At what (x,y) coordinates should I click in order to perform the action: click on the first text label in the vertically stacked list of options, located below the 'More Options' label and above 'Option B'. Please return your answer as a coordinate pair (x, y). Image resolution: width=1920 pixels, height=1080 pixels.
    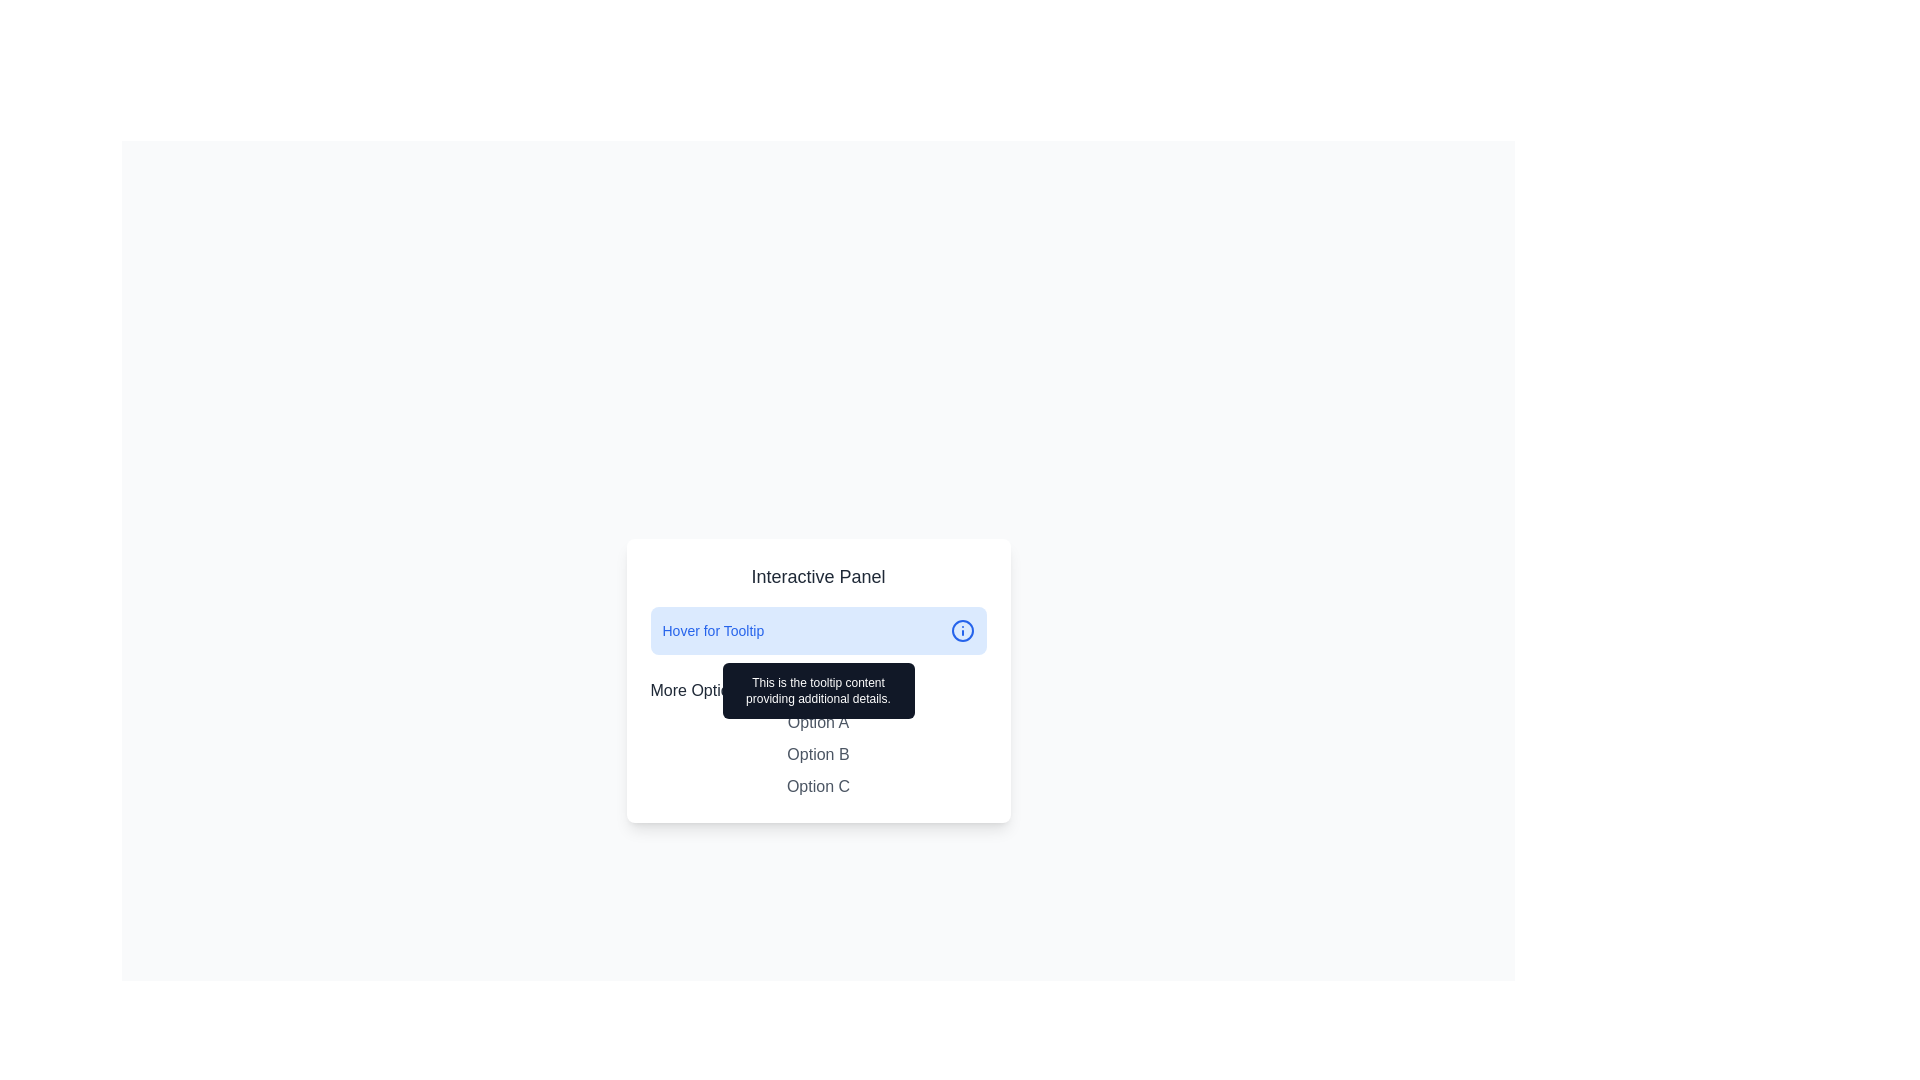
    Looking at the image, I should click on (818, 722).